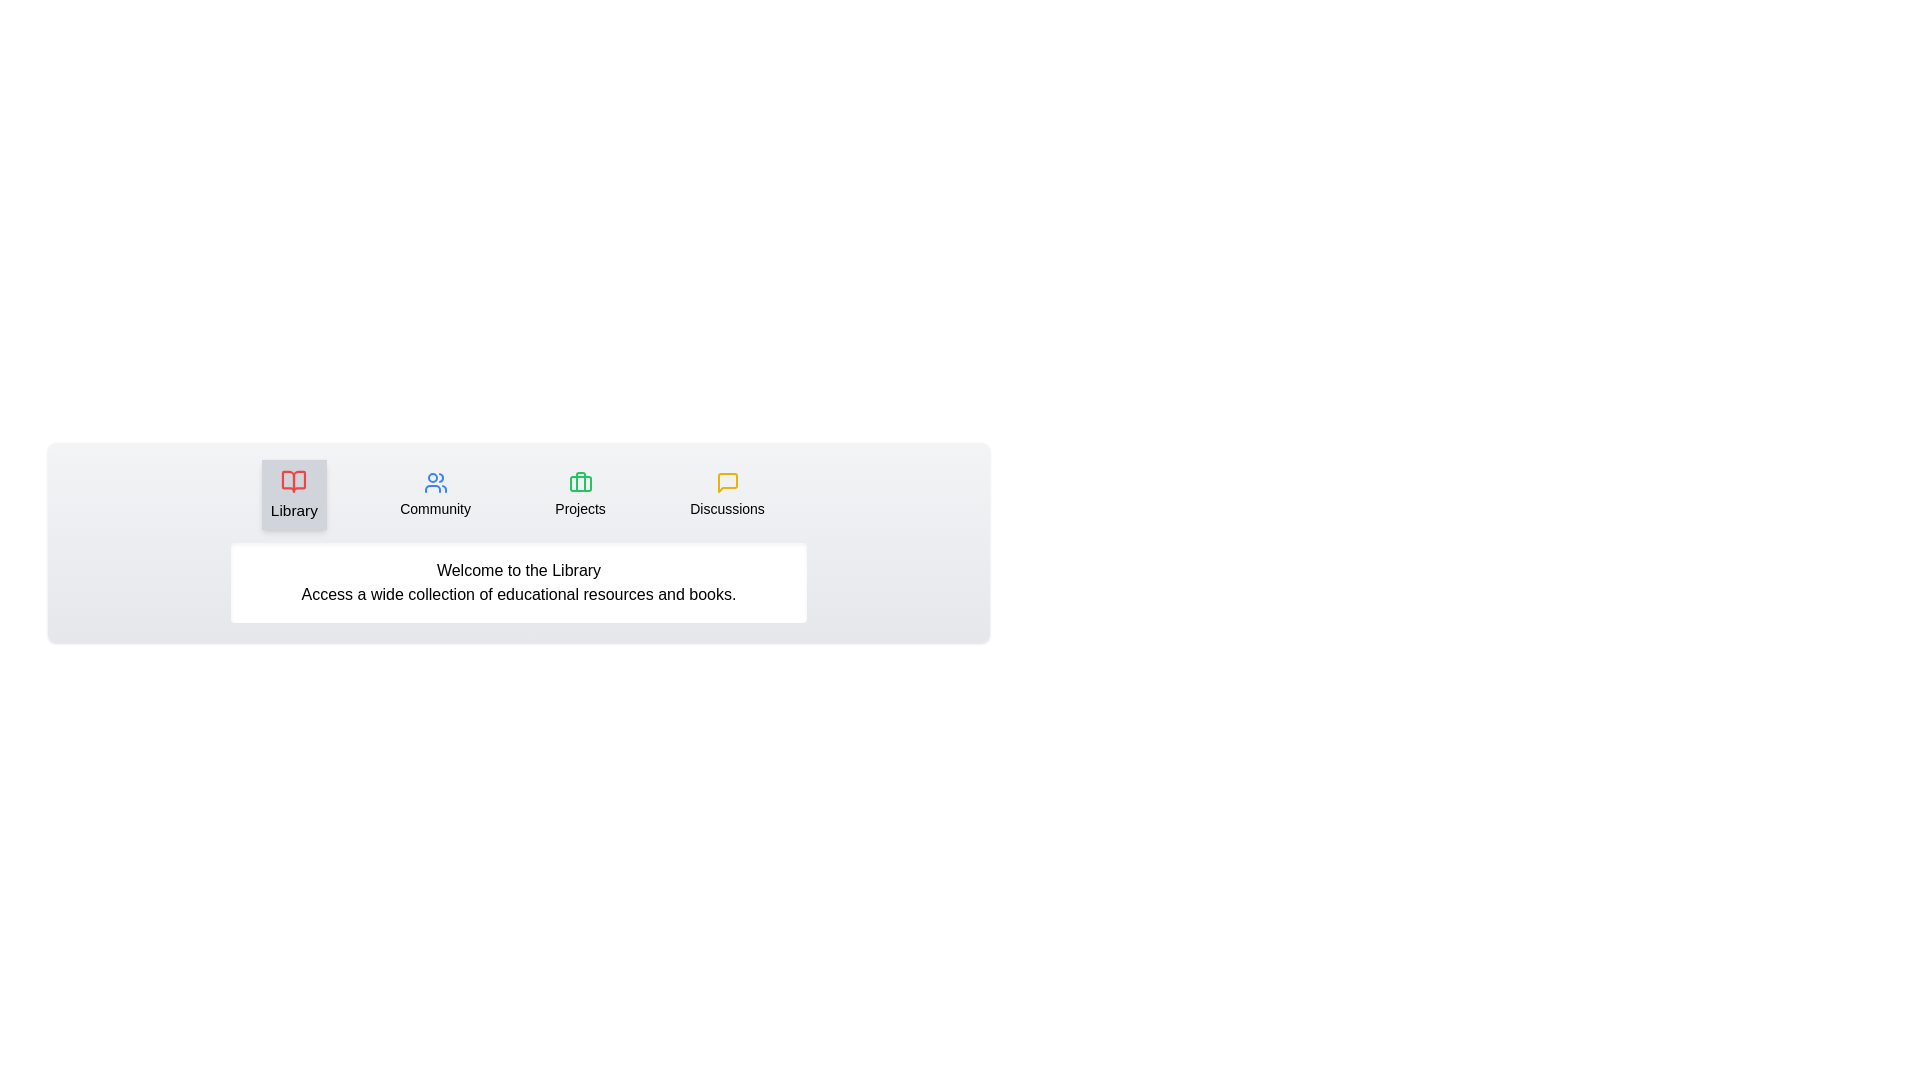 The width and height of the screenshot is (1920, 1080). Describe the element at coordinates (726, 482) in the screenshot. I see `the yellow speech bubble icon located` at that location.